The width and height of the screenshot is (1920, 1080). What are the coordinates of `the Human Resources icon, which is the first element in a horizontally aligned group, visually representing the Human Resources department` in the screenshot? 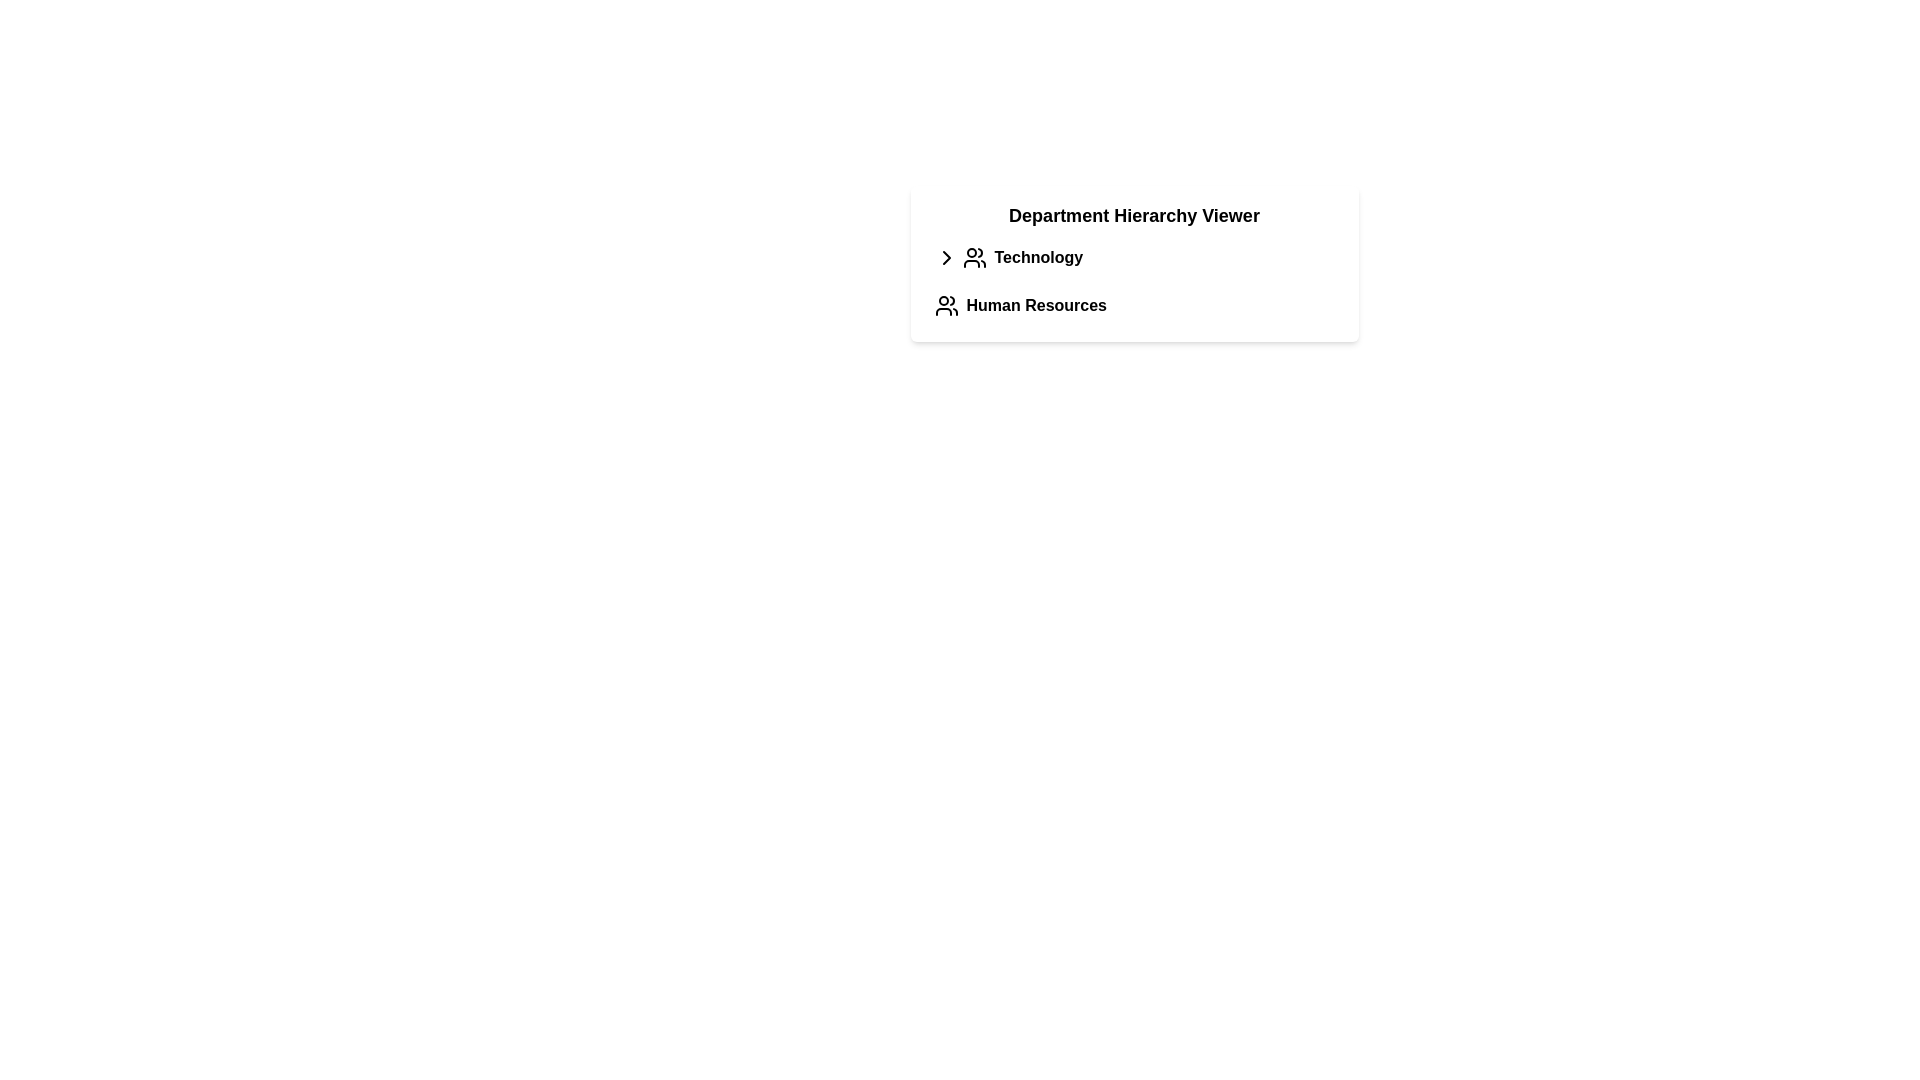 It's located at (945, 305).